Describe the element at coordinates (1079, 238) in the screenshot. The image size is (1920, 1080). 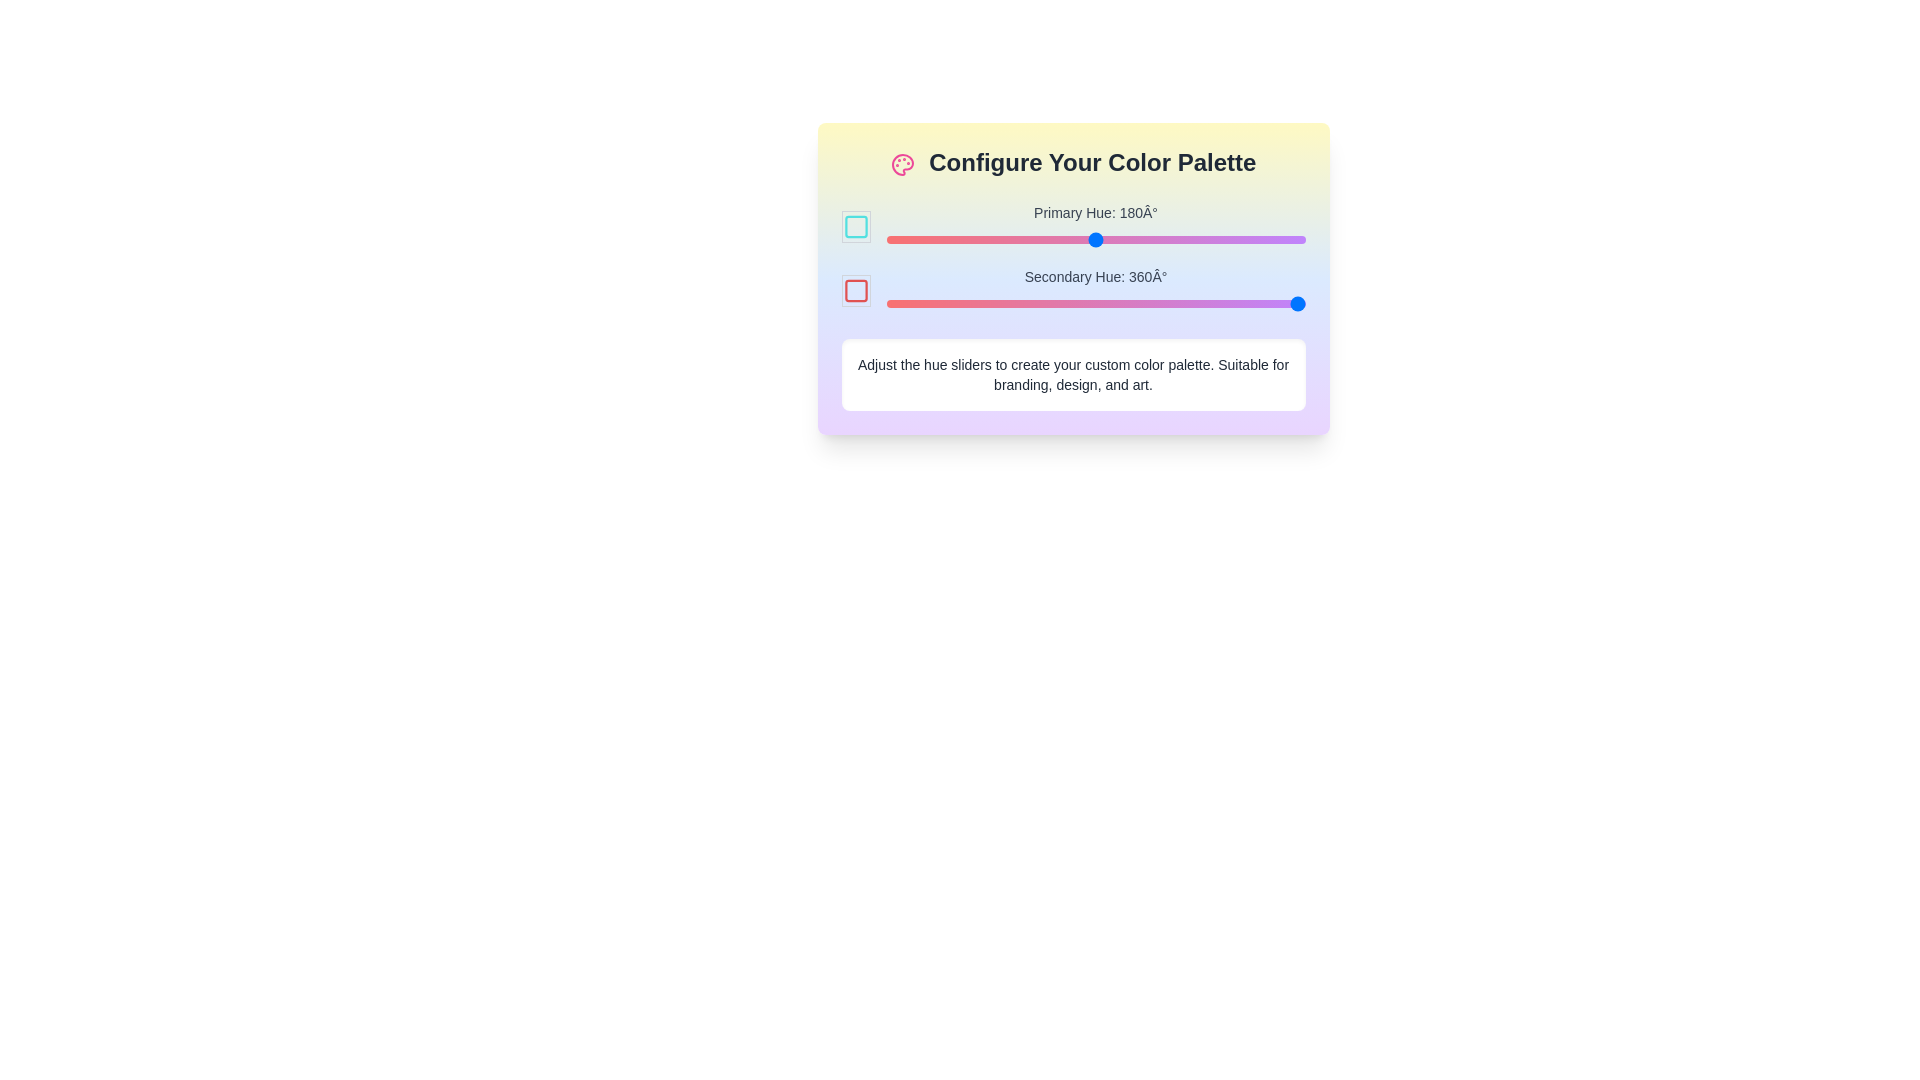
I see `the primary hue slider to 167 degrees` at that location.